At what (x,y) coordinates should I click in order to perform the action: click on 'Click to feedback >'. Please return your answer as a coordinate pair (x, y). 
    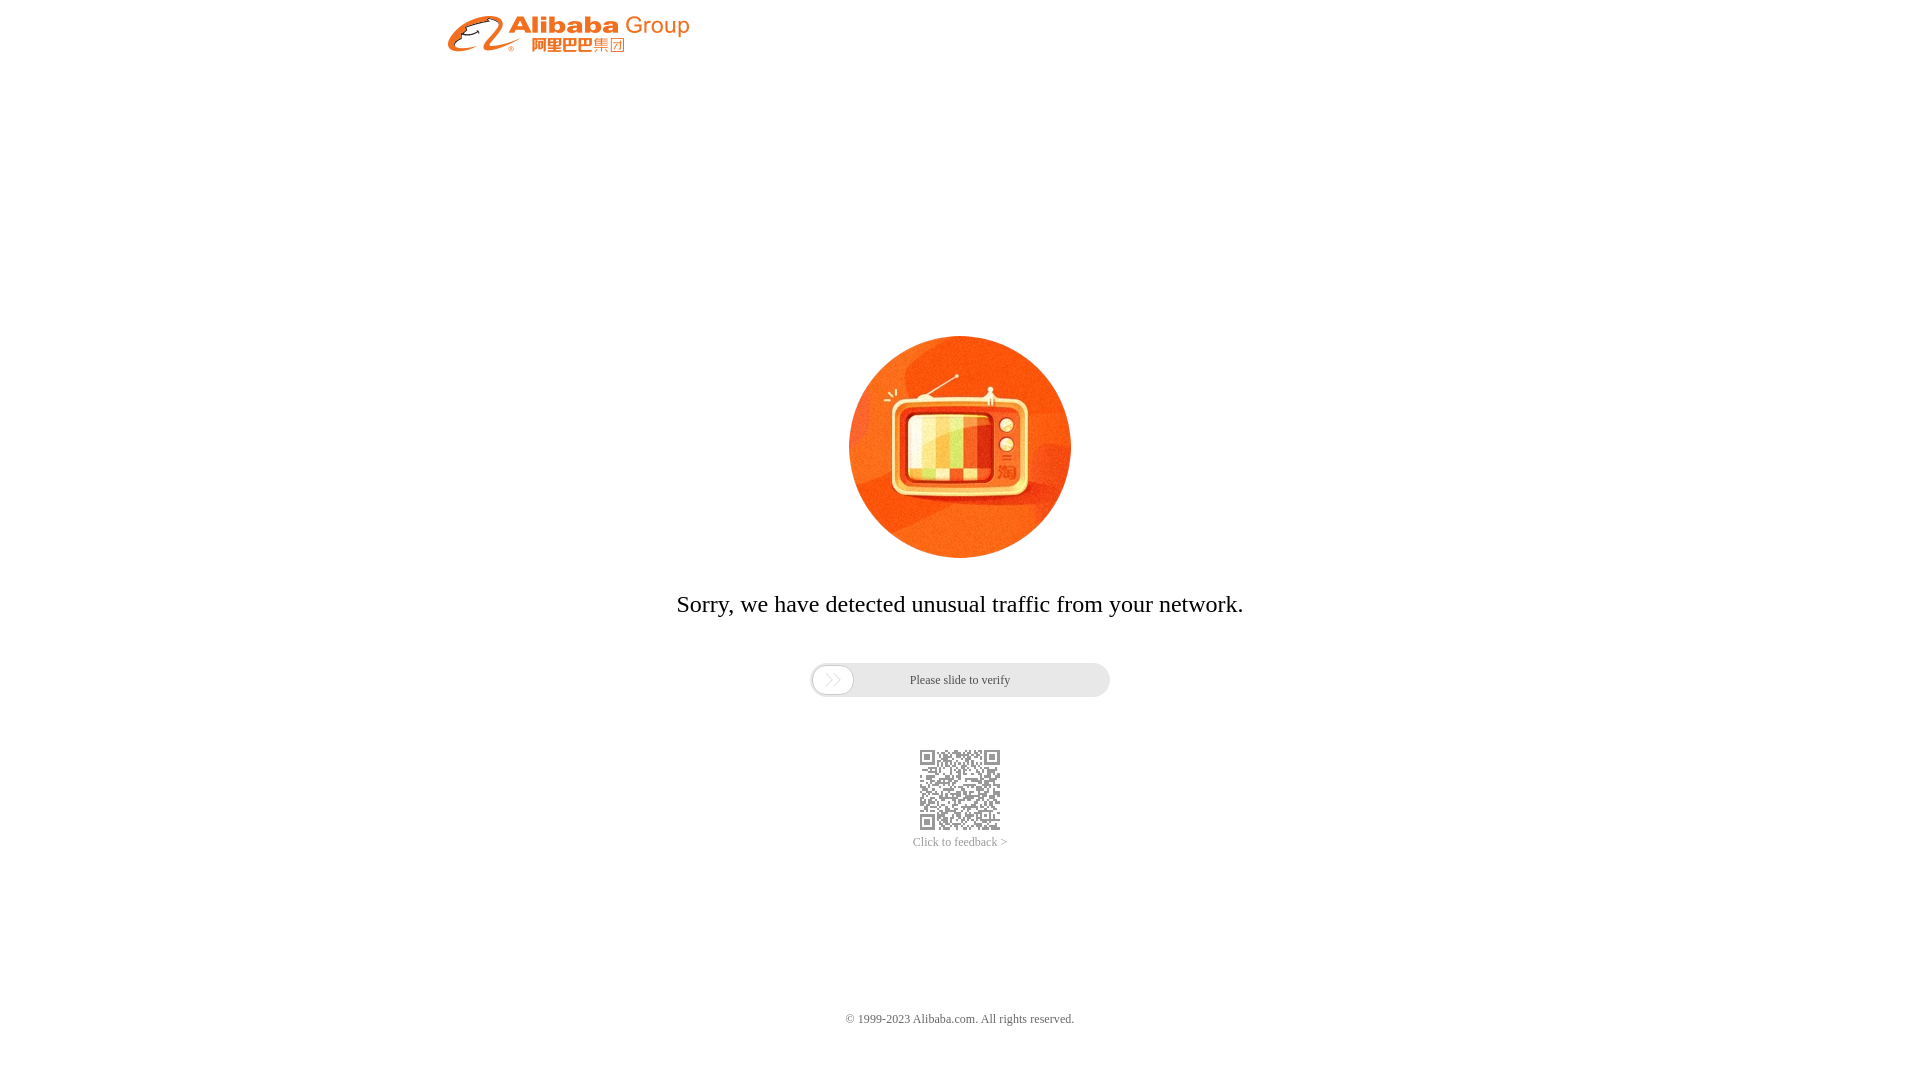
    Looking at the image, I should click on (911, 842).